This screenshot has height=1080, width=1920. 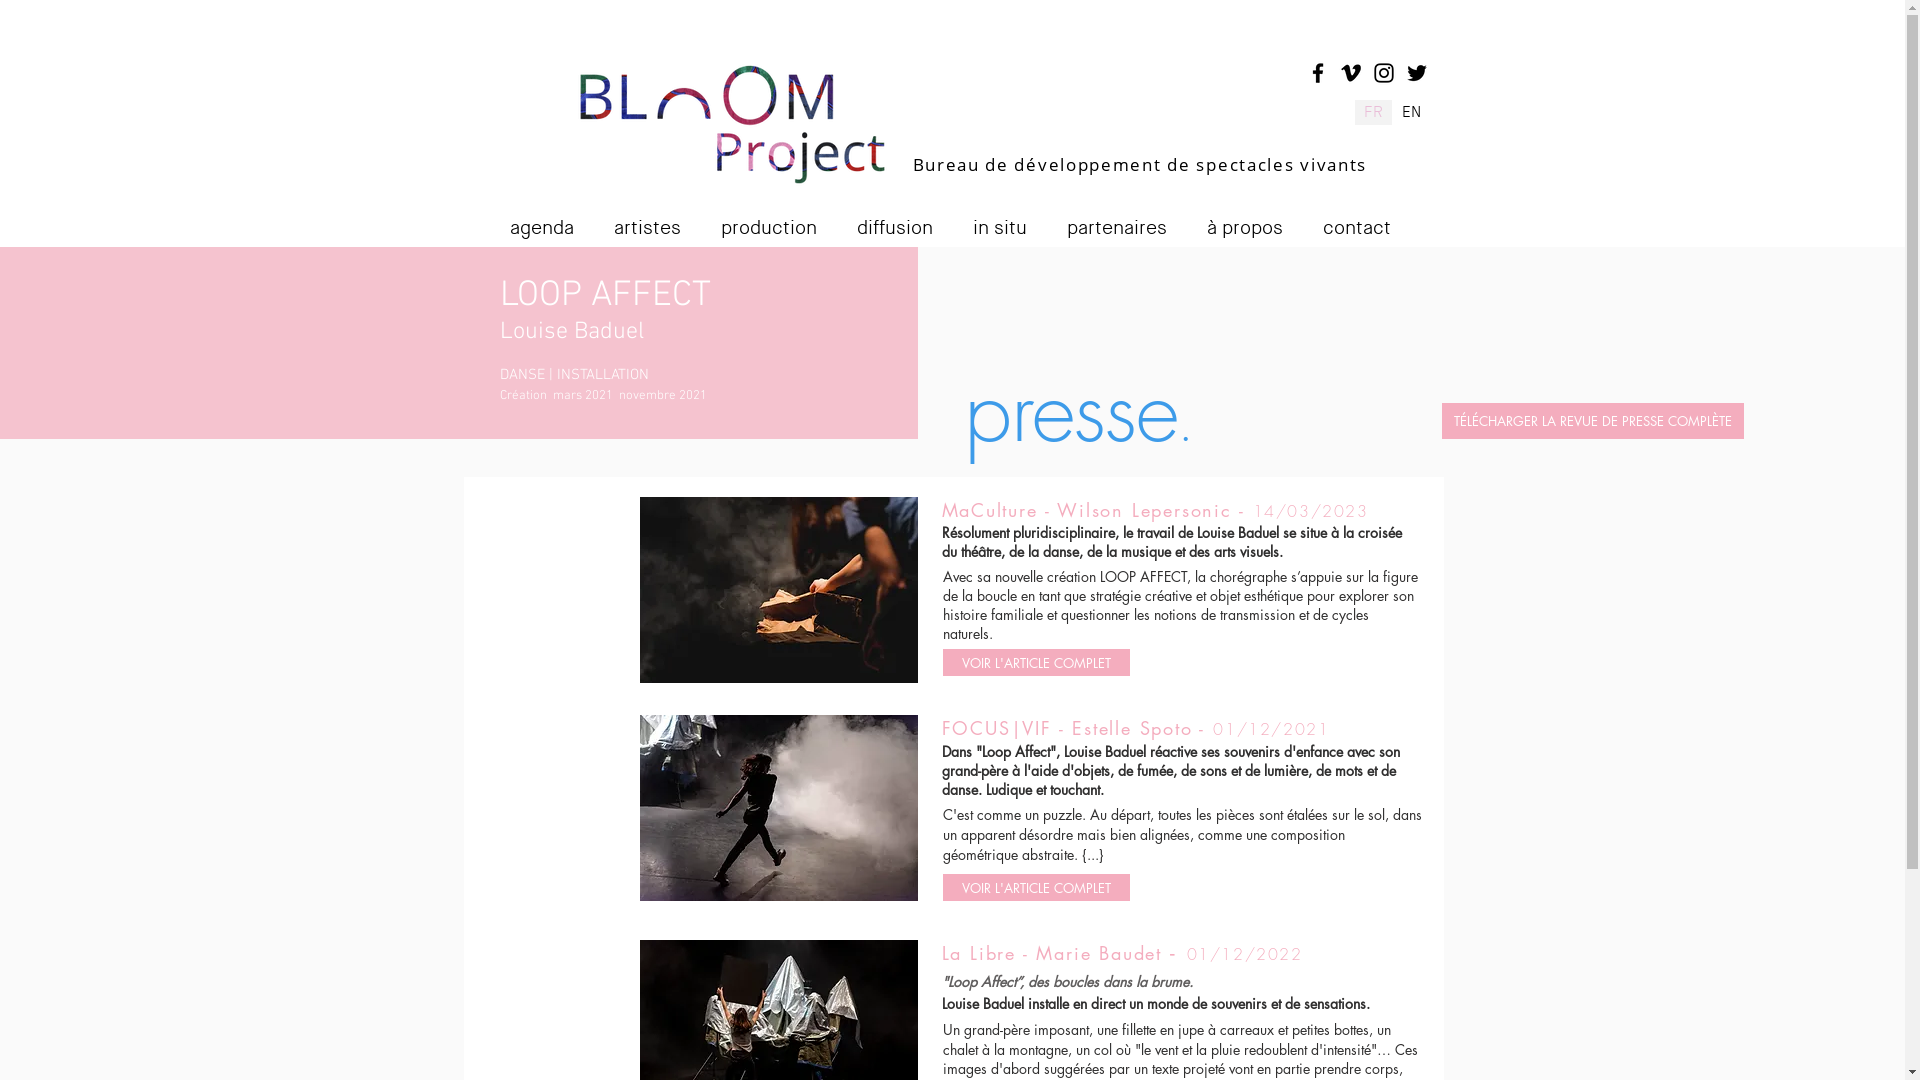 I want to click on 'FR', so click(x=1353, y=112).